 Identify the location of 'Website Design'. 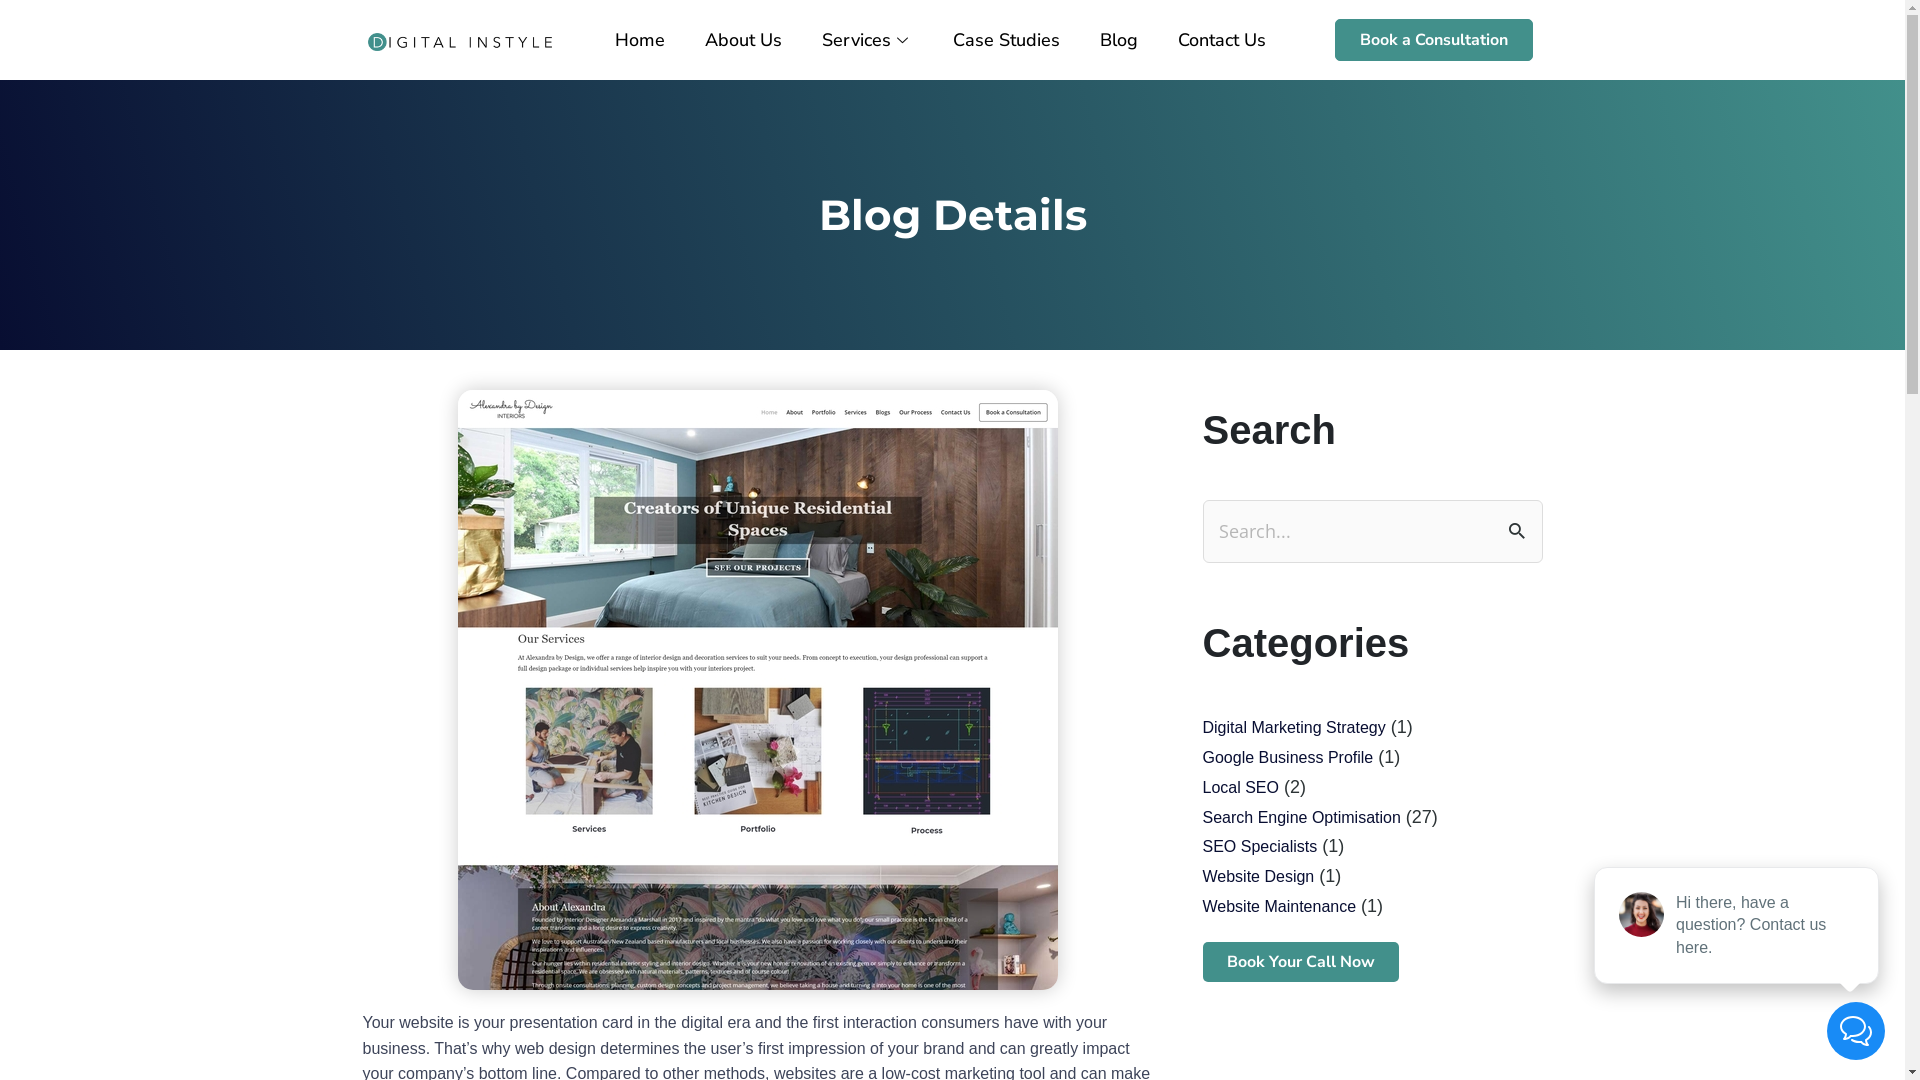
(1256, 875).